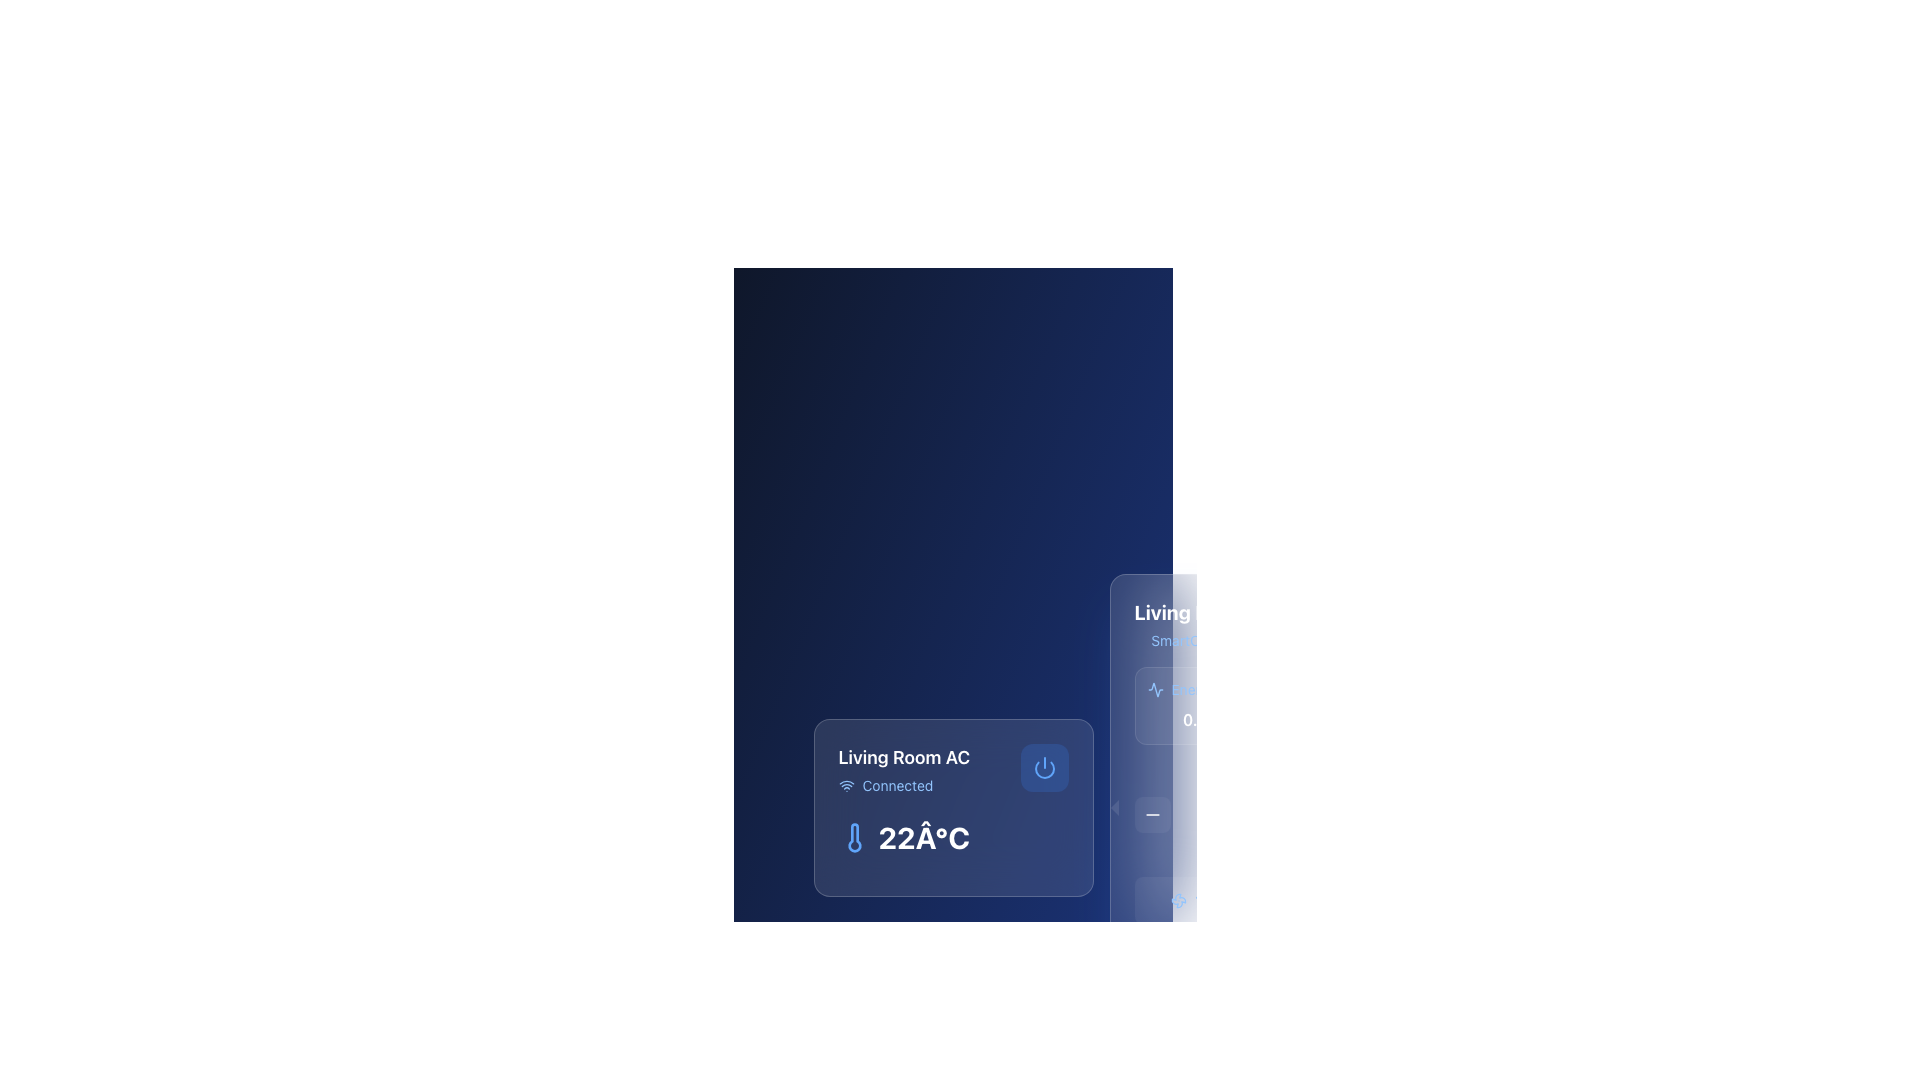 This screenshot has height=1080, width=1920. Describe the element at coordinates (1043, 766) in the screenshot. I see `the circular power icon button for the 'Living Room AC'` at that location.